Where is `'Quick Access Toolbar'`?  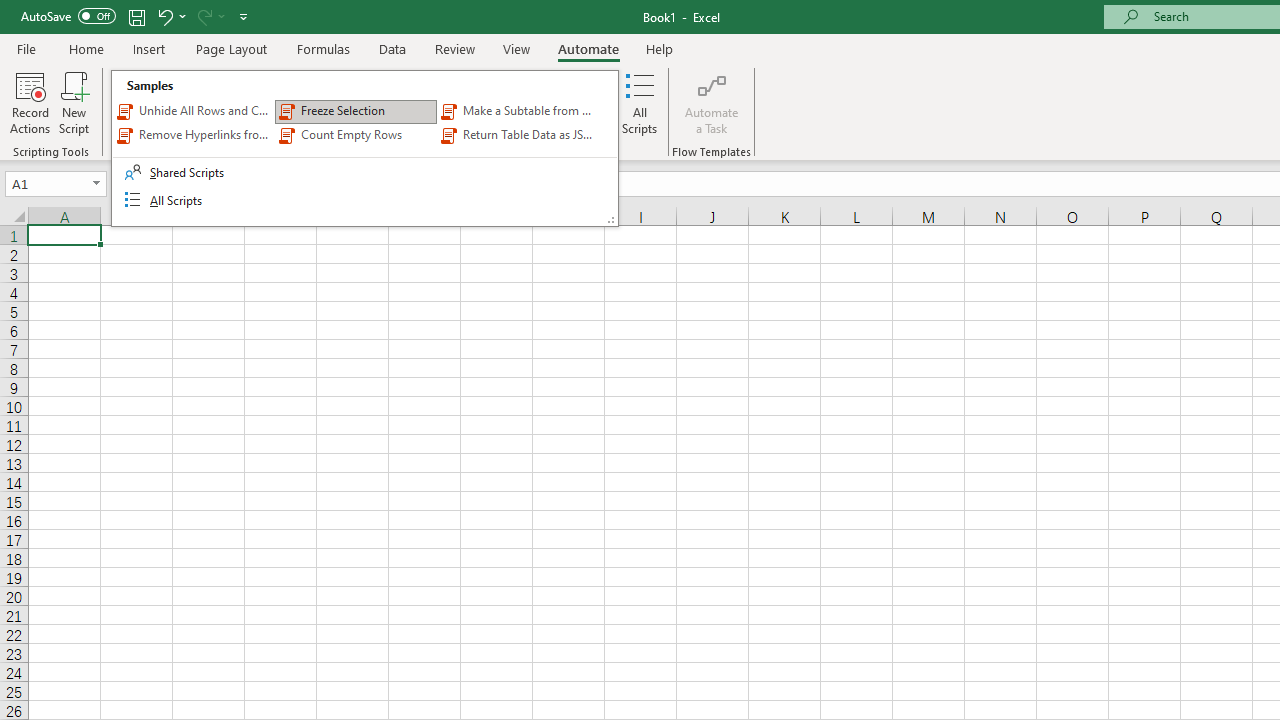 'Quick Access Toolbar' is located at coordinates (135, 16).